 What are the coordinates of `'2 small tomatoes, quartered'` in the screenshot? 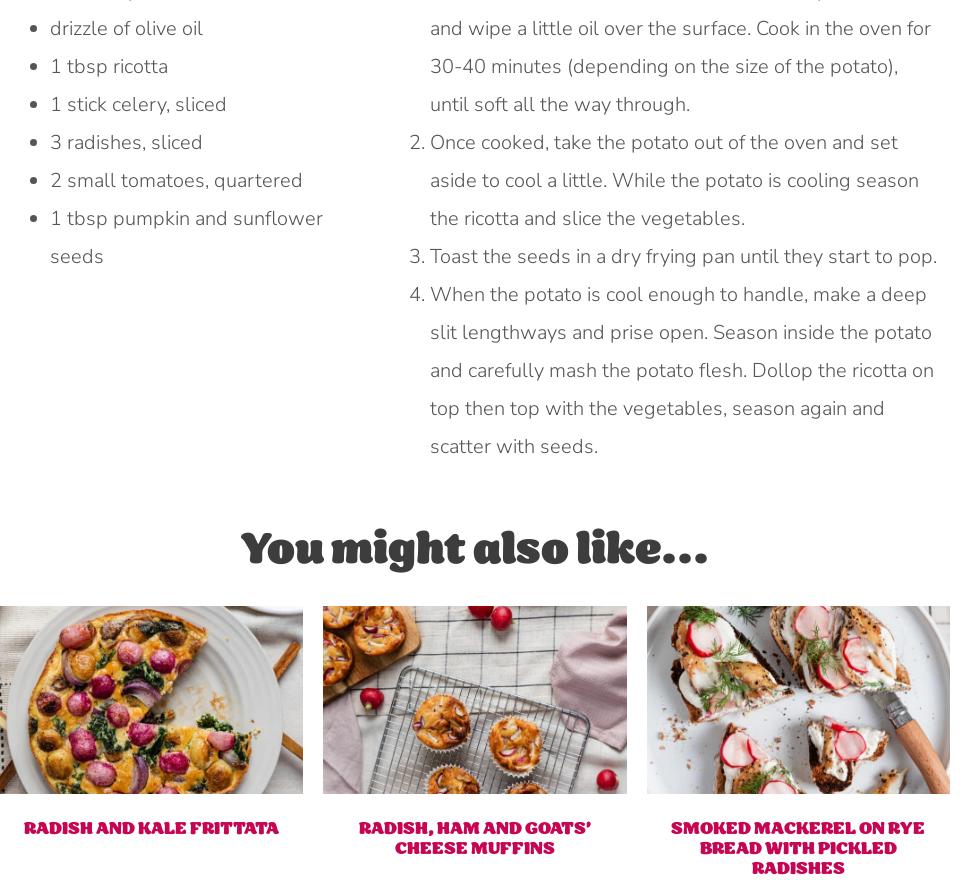 It's located at (175, 179).